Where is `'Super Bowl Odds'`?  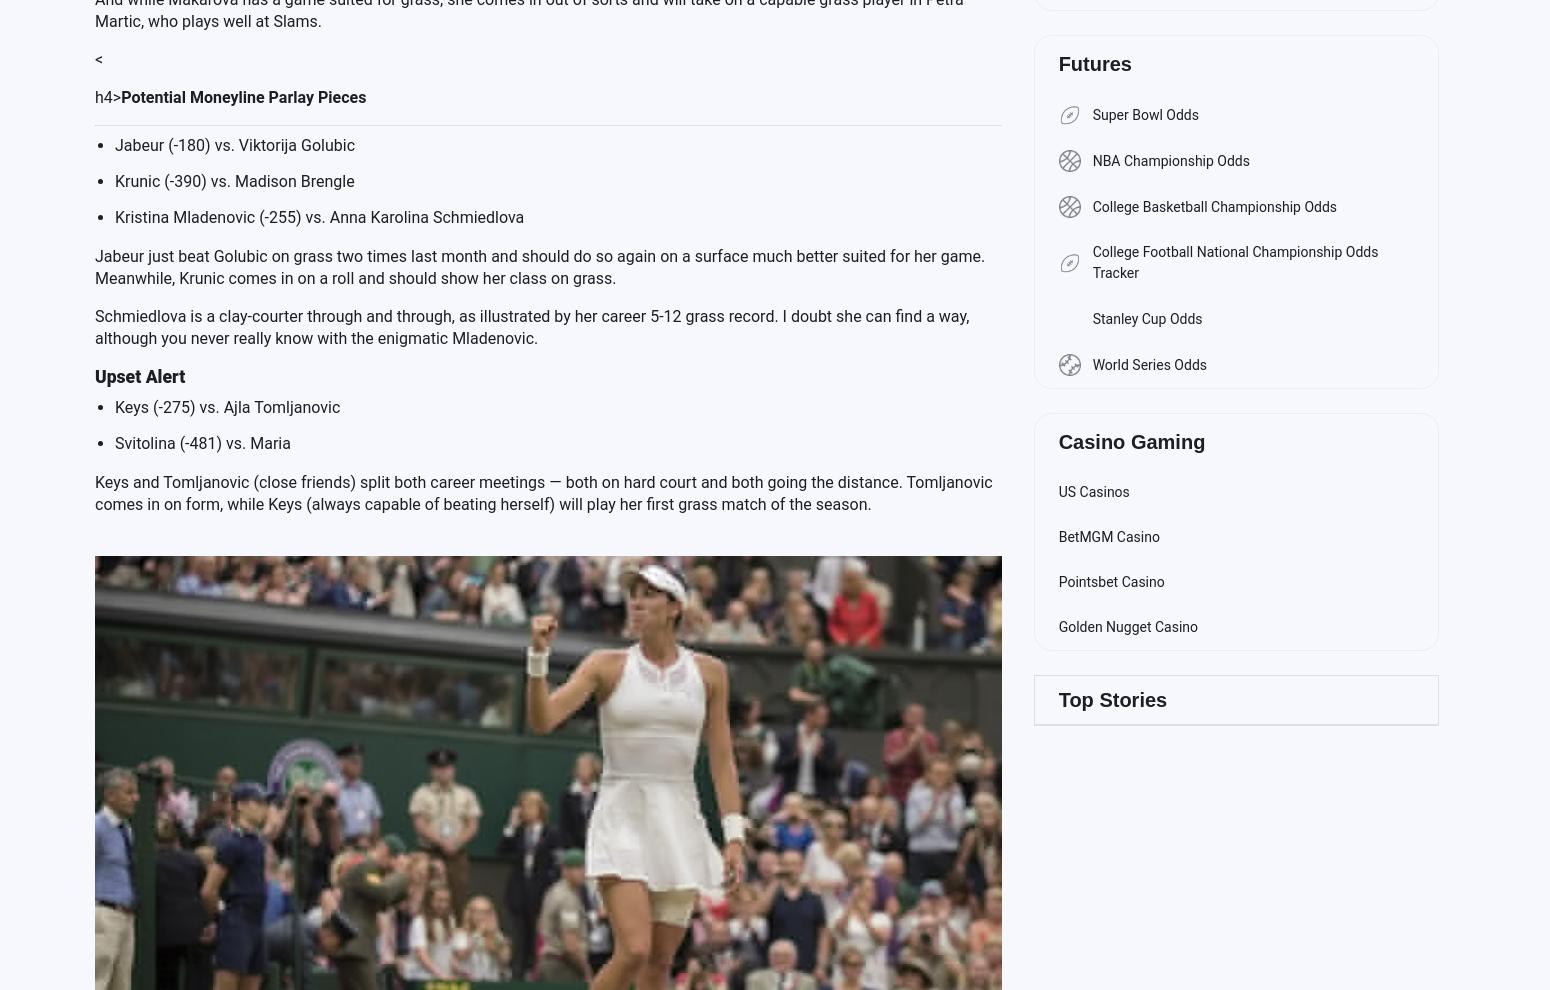 'Super Bowl Odds' is located at coordinates (1090, 113).